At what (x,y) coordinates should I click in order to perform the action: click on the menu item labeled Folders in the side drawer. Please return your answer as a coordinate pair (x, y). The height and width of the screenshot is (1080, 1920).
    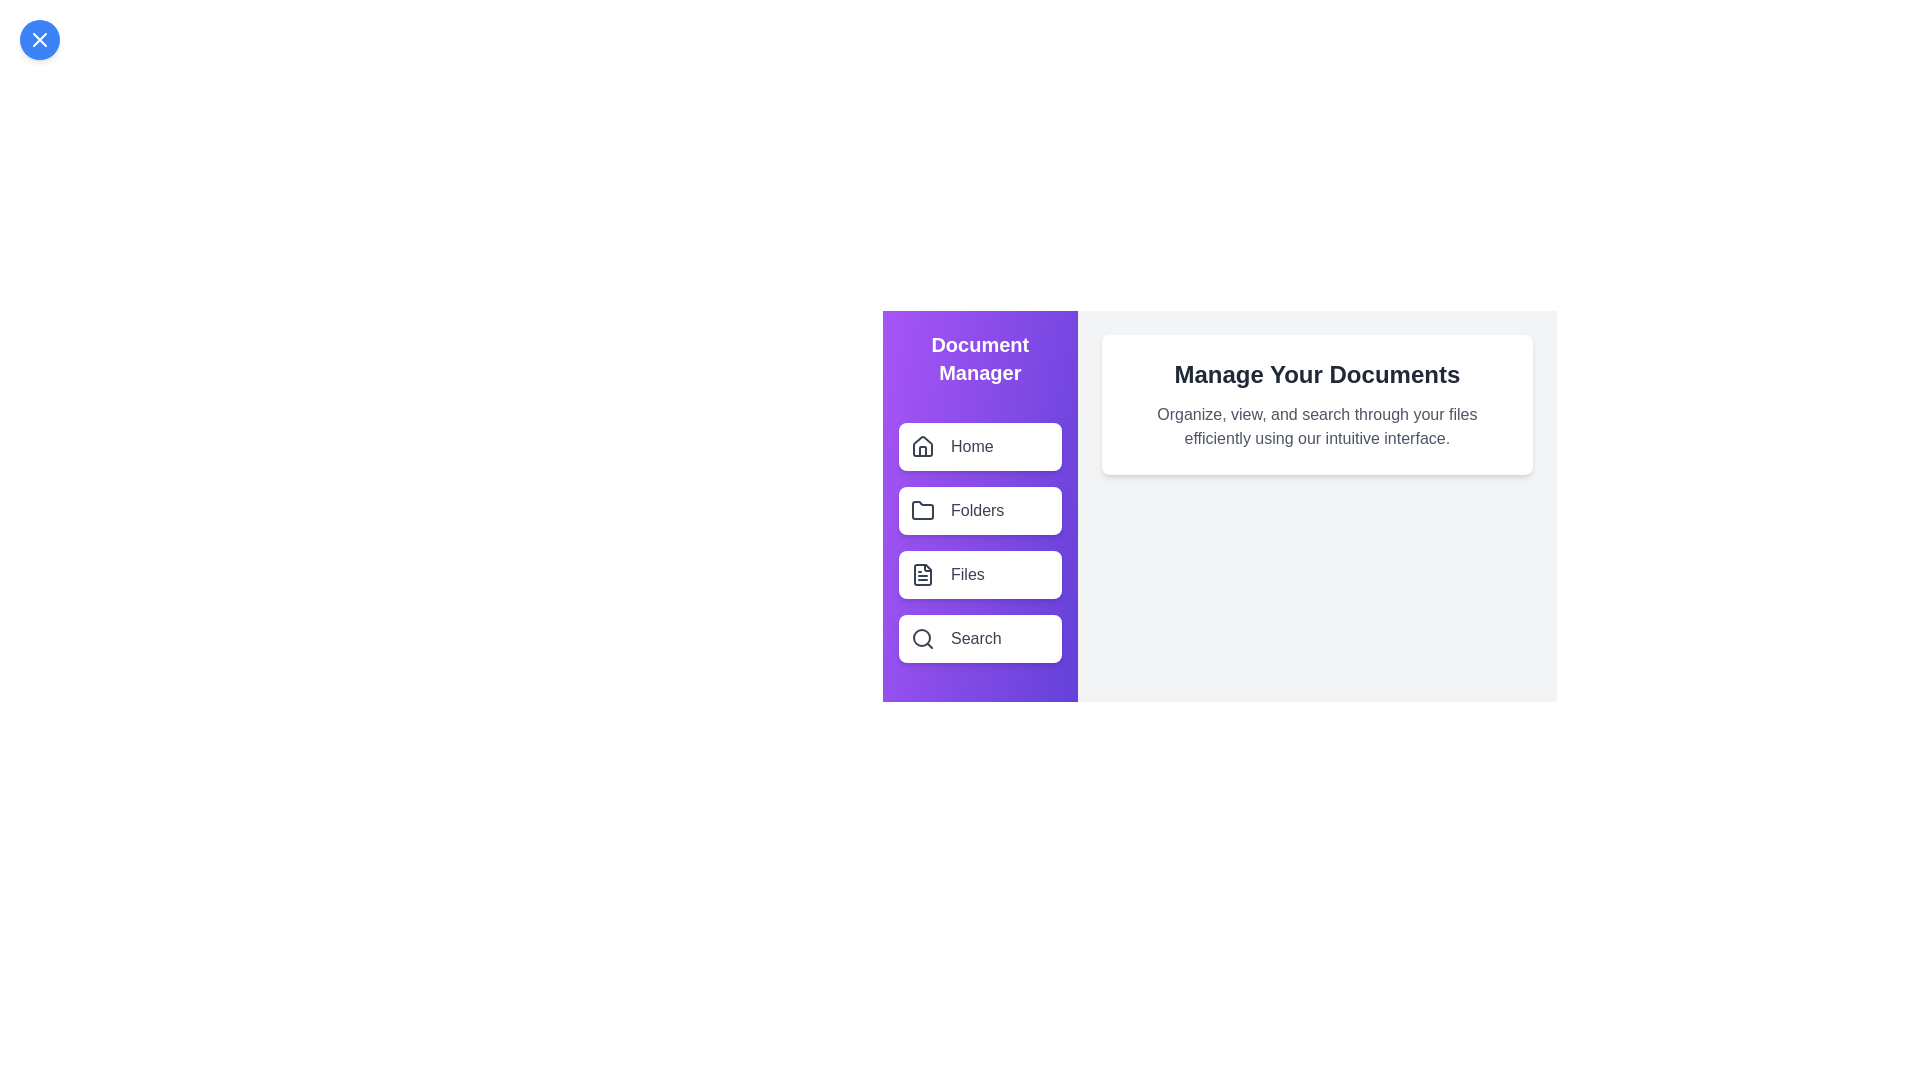
    Looking at the image, I should click on (979, 509).